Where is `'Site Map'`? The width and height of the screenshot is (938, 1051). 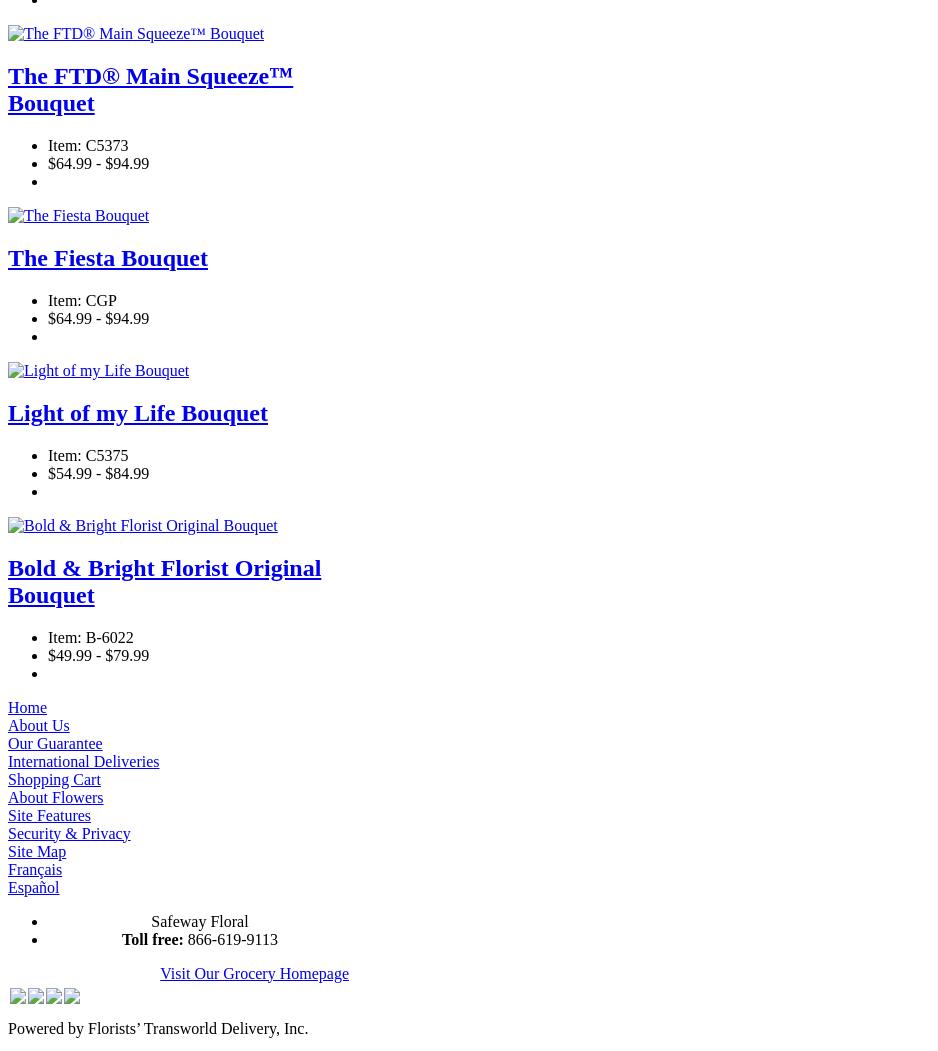 'Site Map' is located at coordinates (7, 849).